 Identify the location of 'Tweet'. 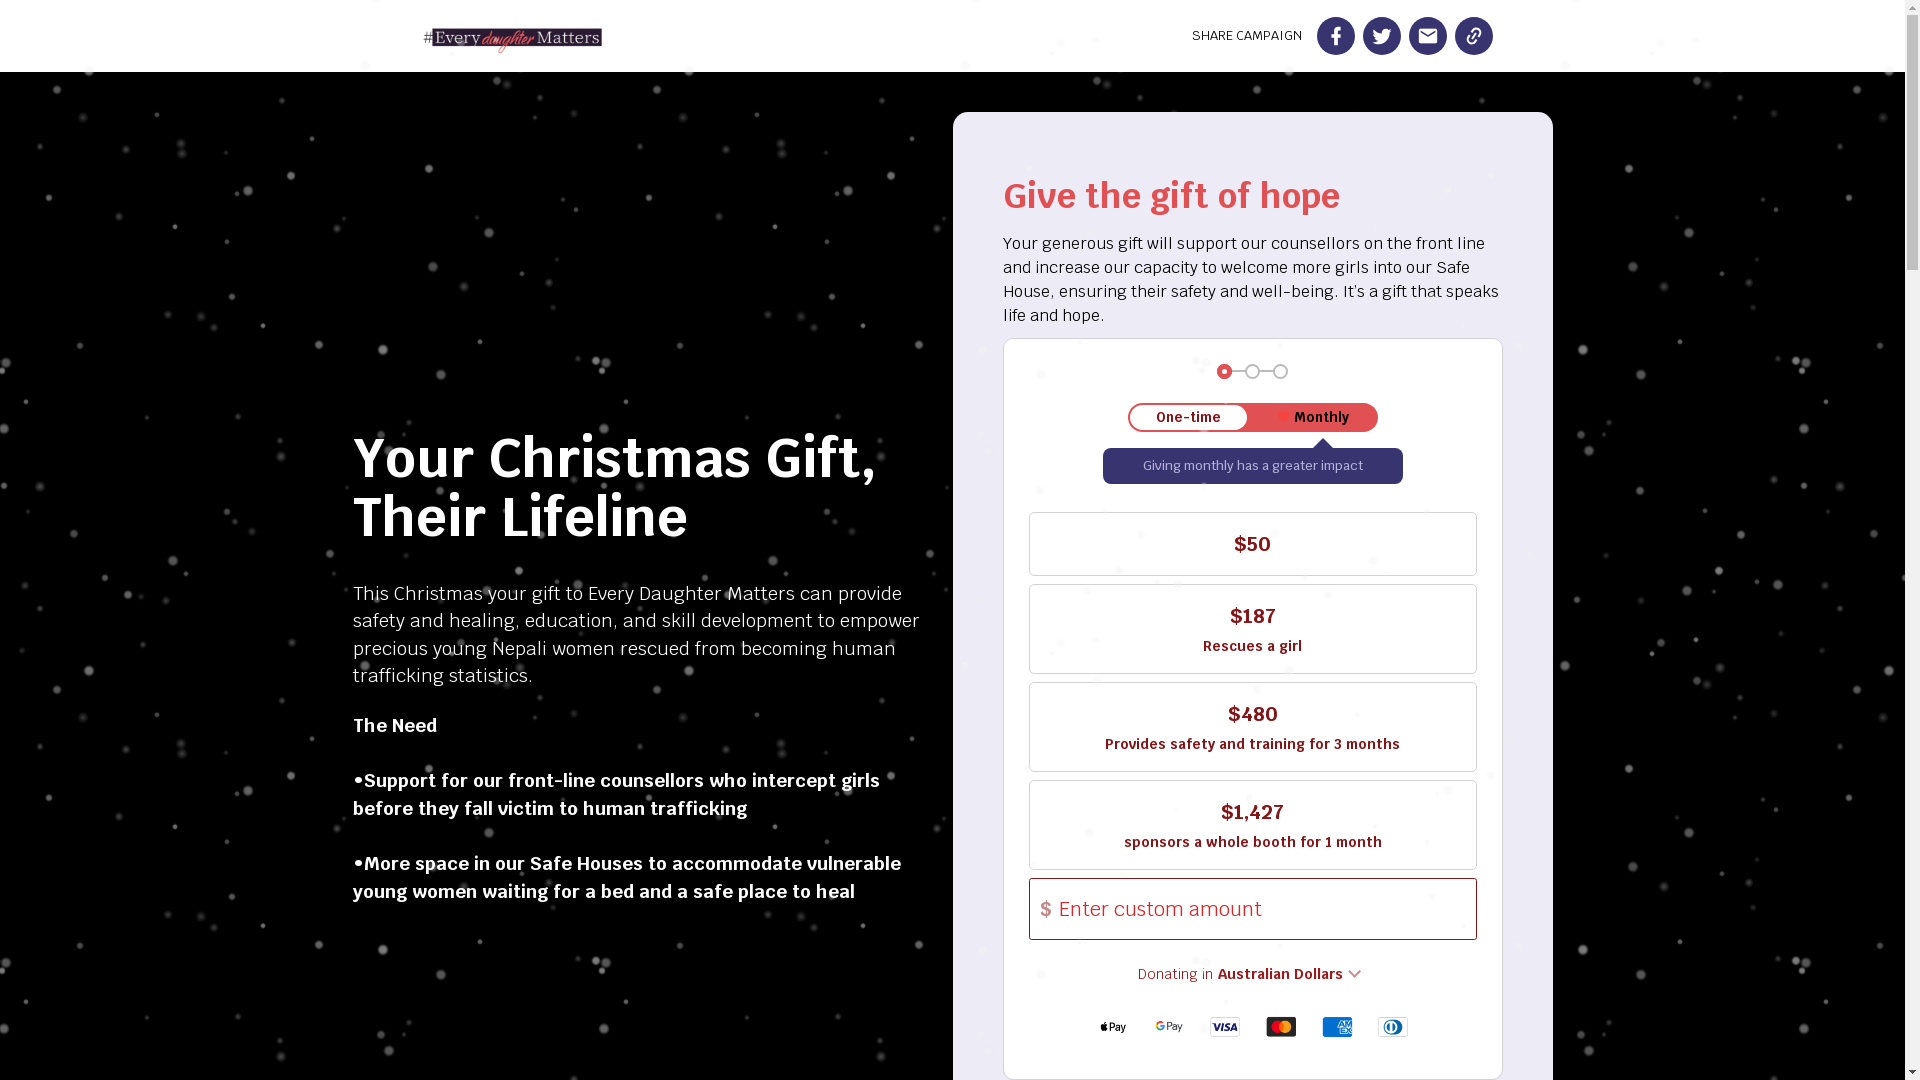
(1380, 35).